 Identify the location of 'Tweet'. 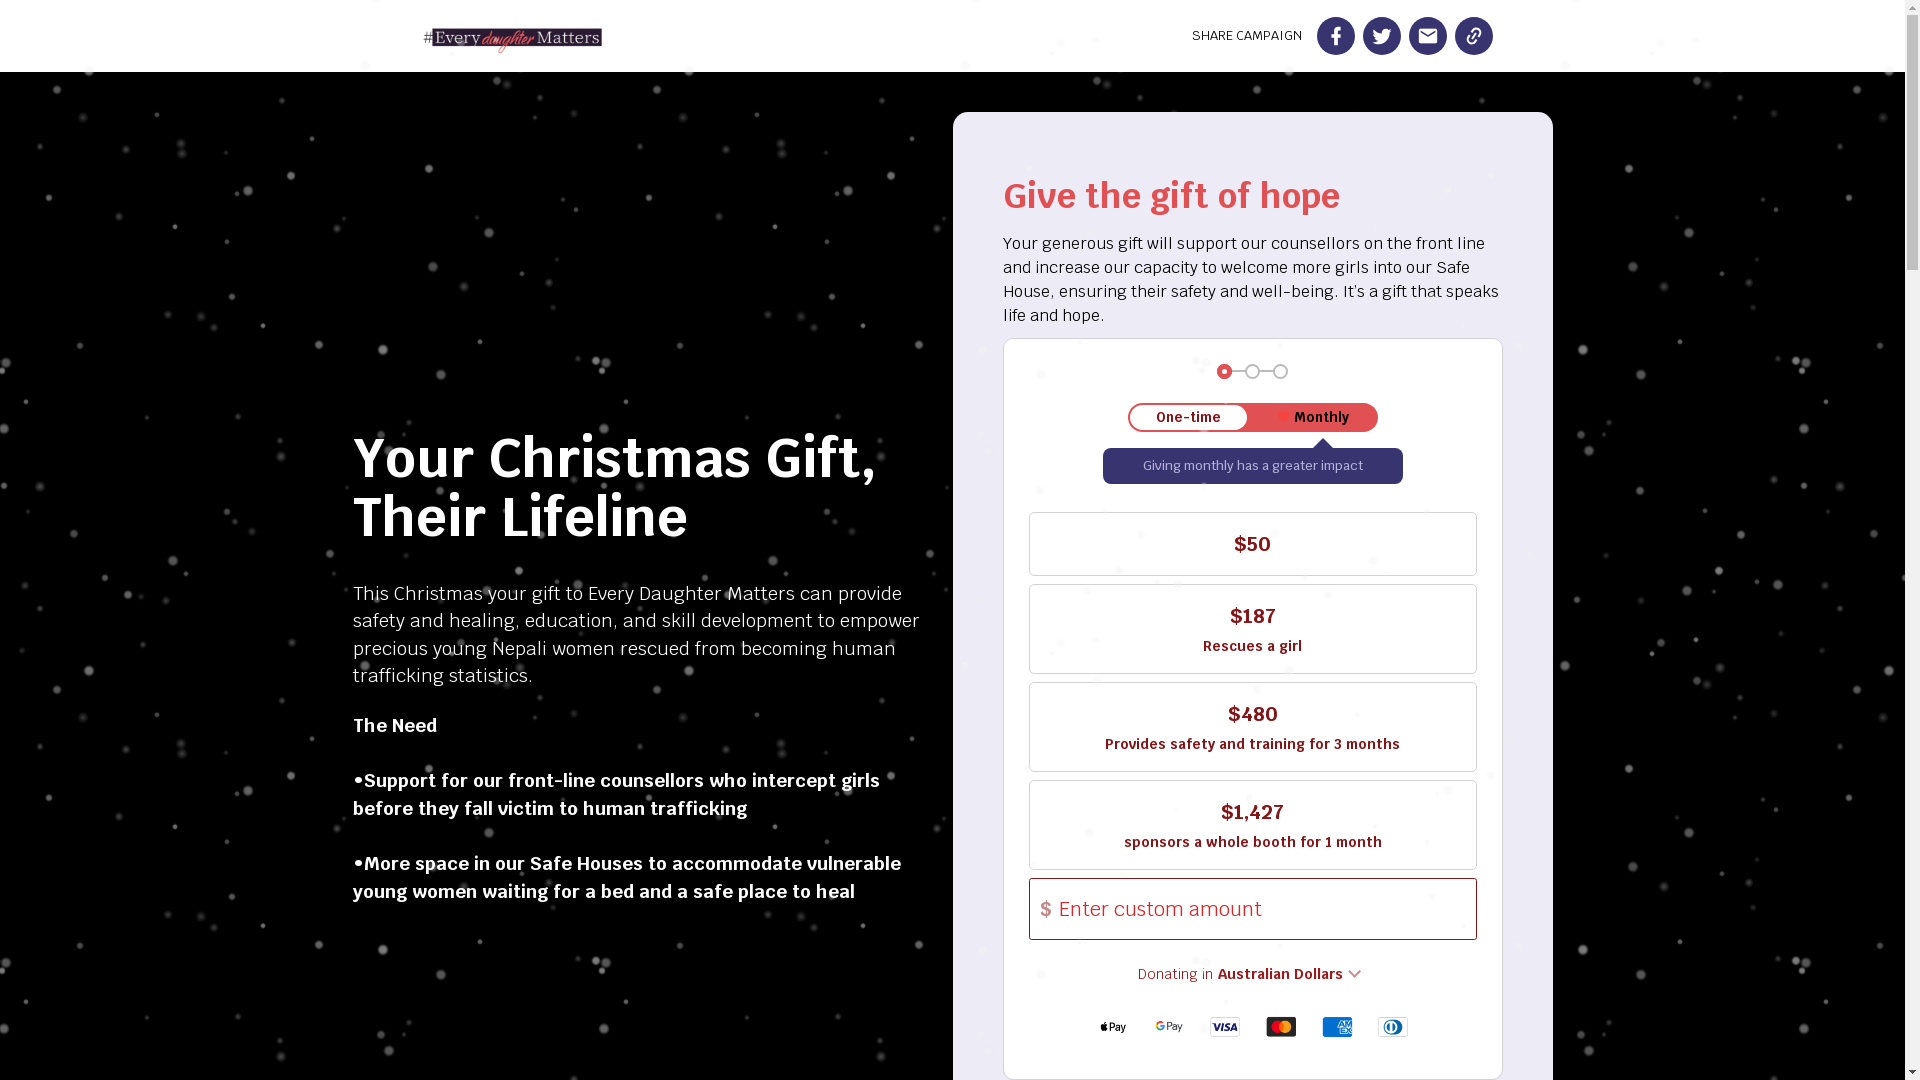
(1380, 35).